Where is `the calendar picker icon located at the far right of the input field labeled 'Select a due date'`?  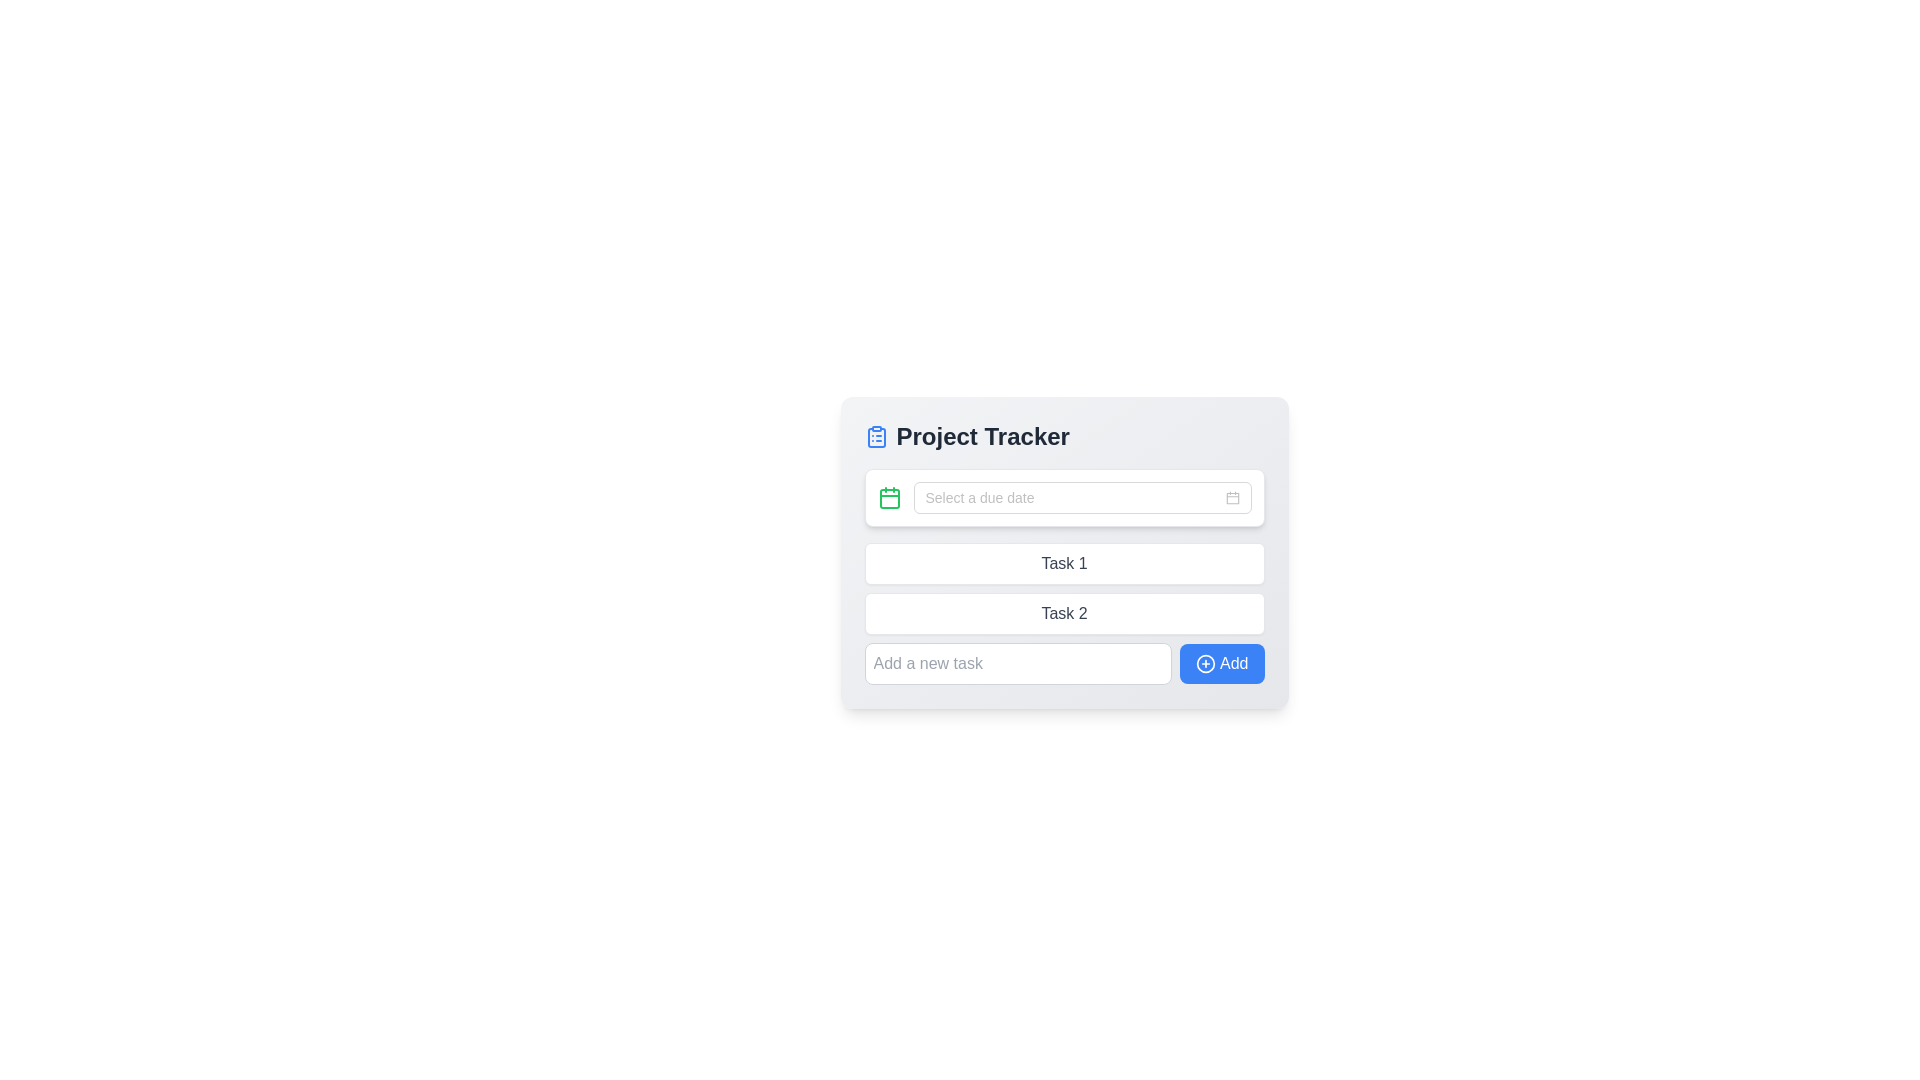
the calendar picker icon located at the far right of the input field labeled 'Select a due date' is located at coordinates (1231, 496).